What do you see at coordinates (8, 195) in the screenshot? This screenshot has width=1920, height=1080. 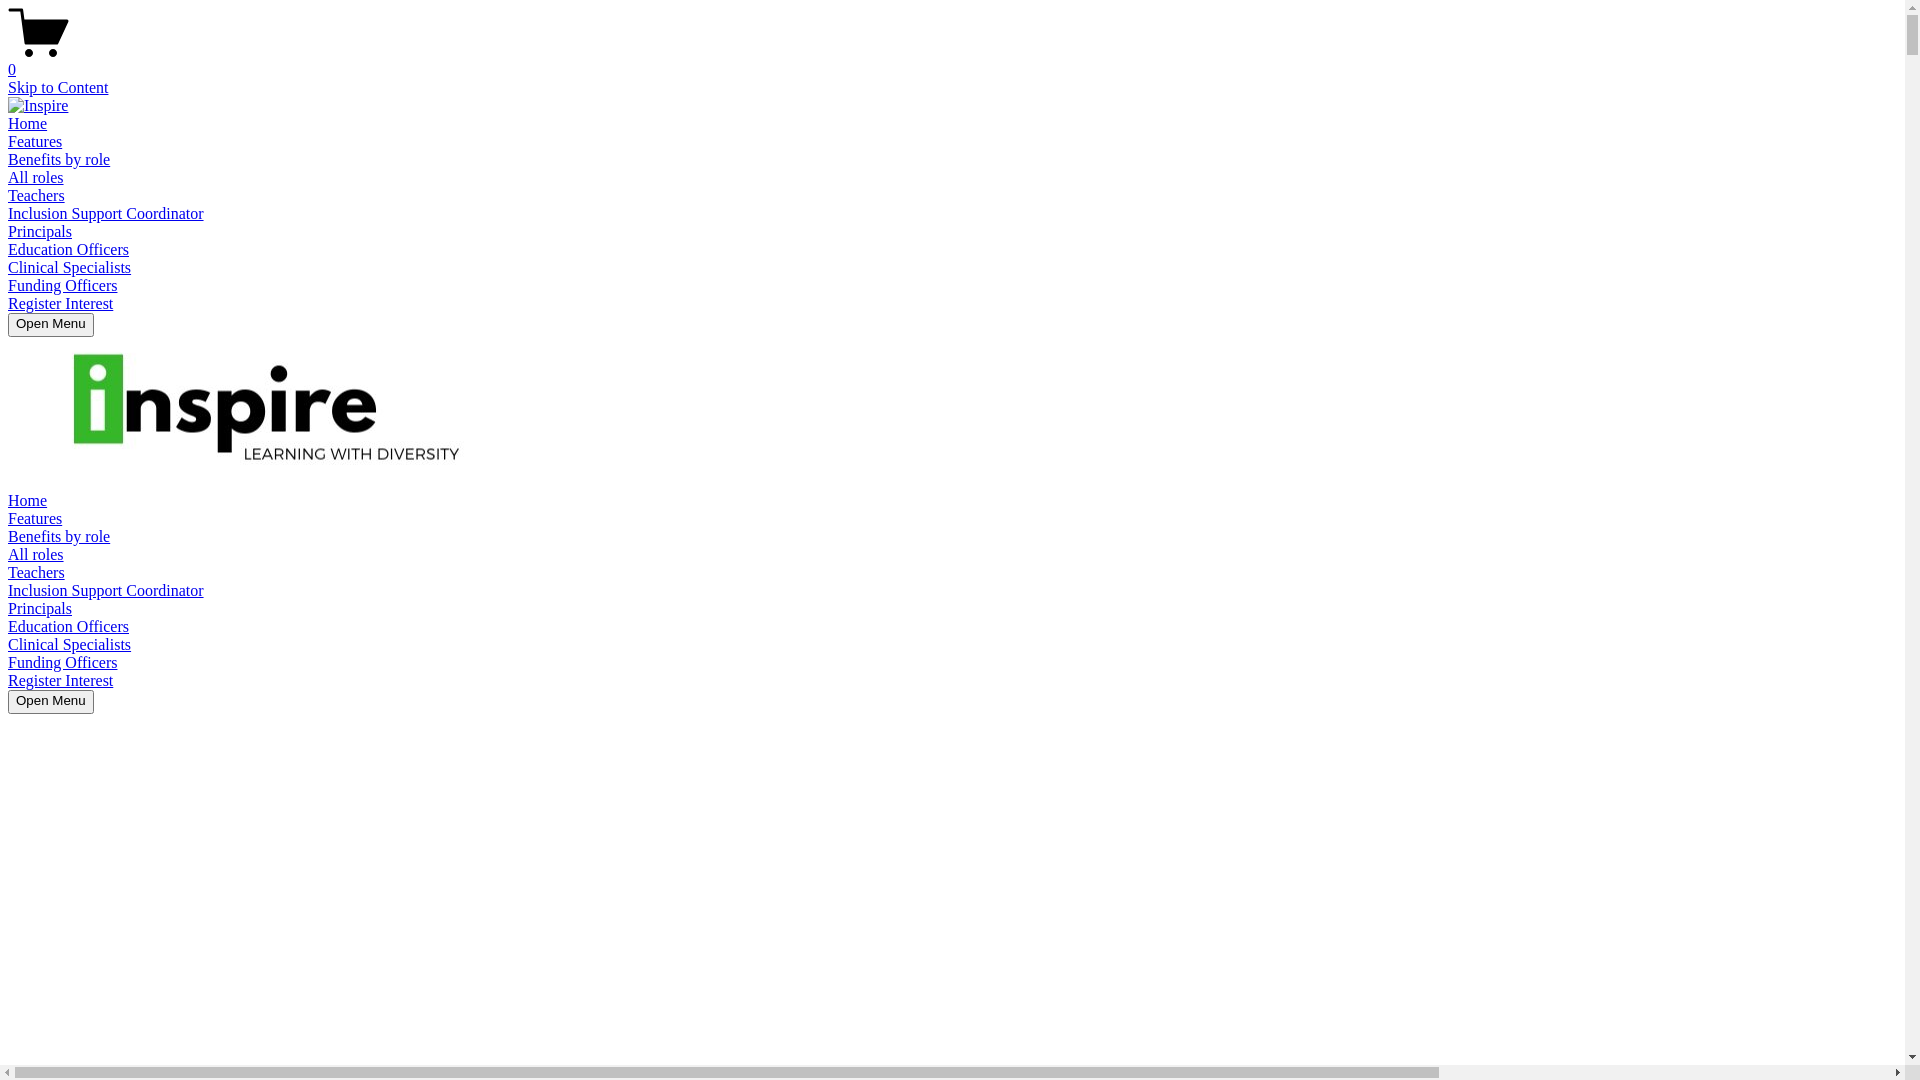 I see `'Teachers'` at bounding box center [8, 195].